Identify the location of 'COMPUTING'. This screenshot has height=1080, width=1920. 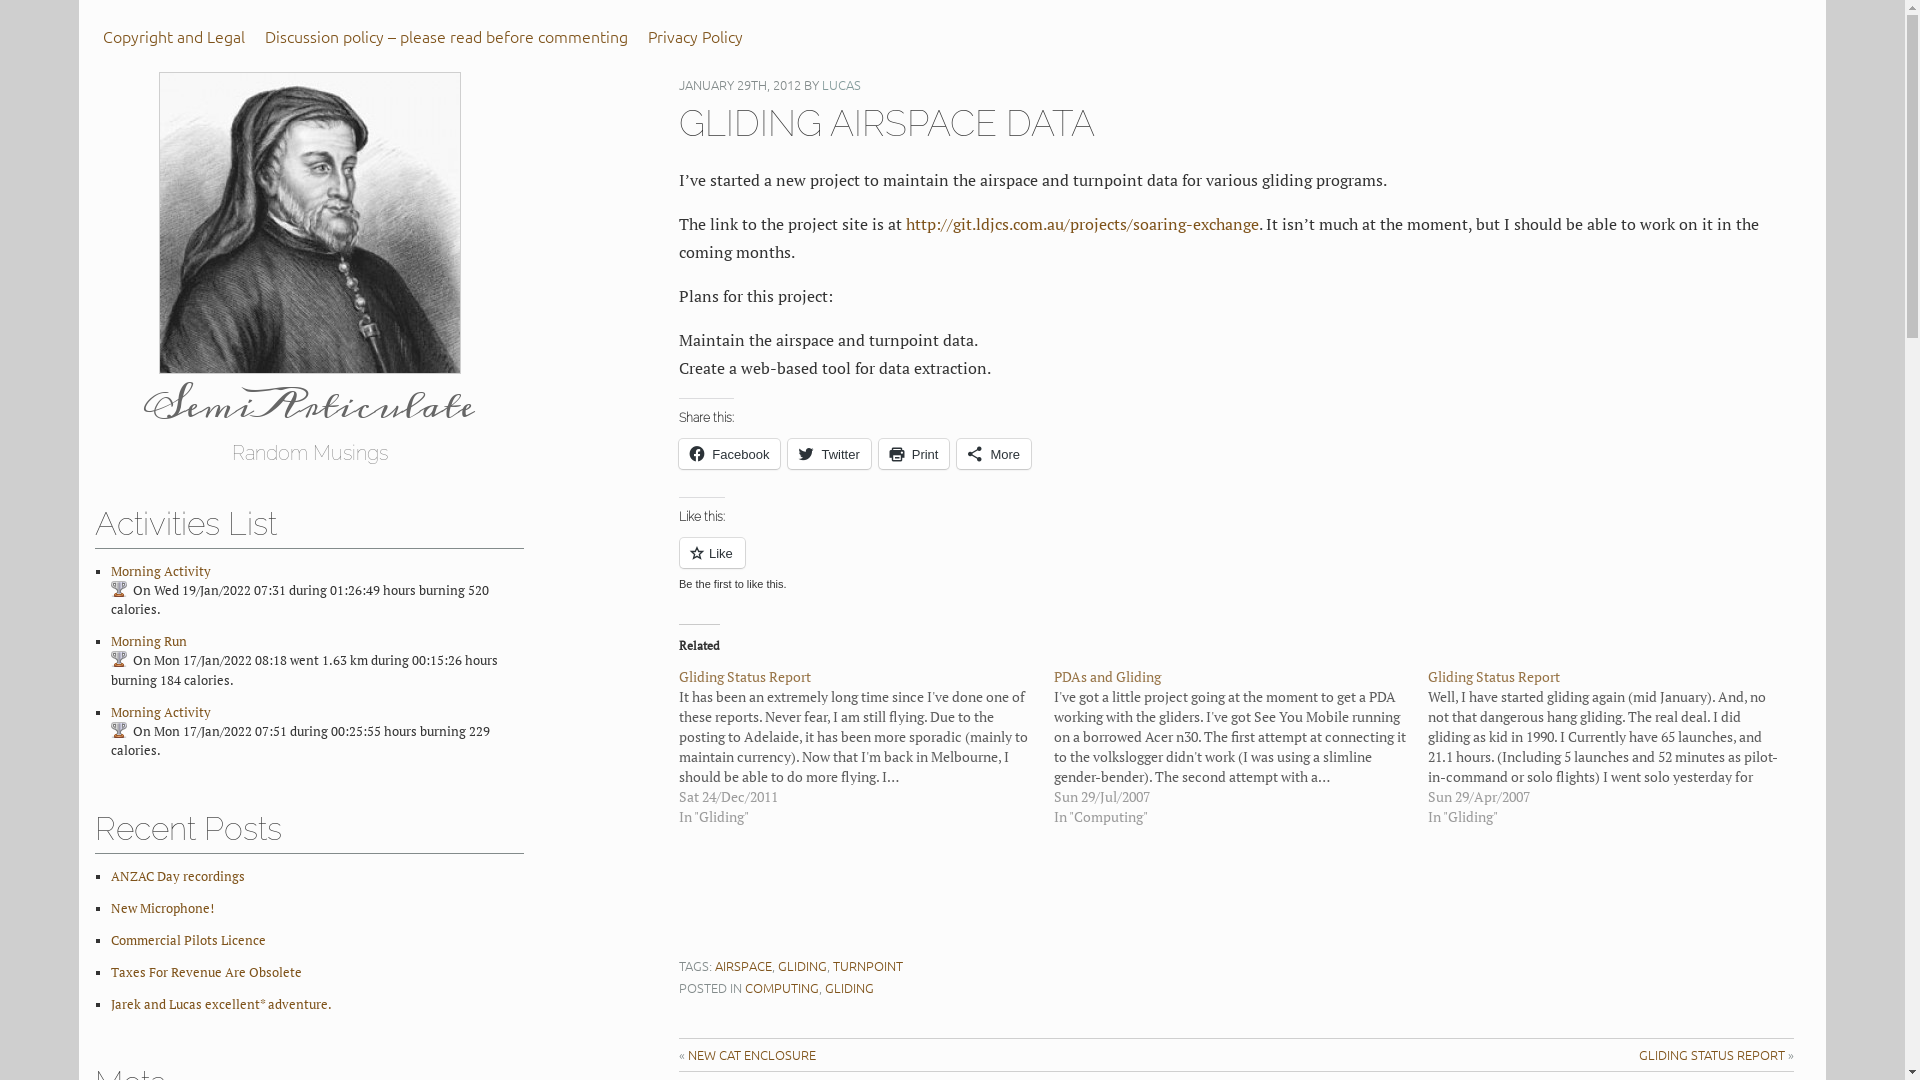
(743, 986).